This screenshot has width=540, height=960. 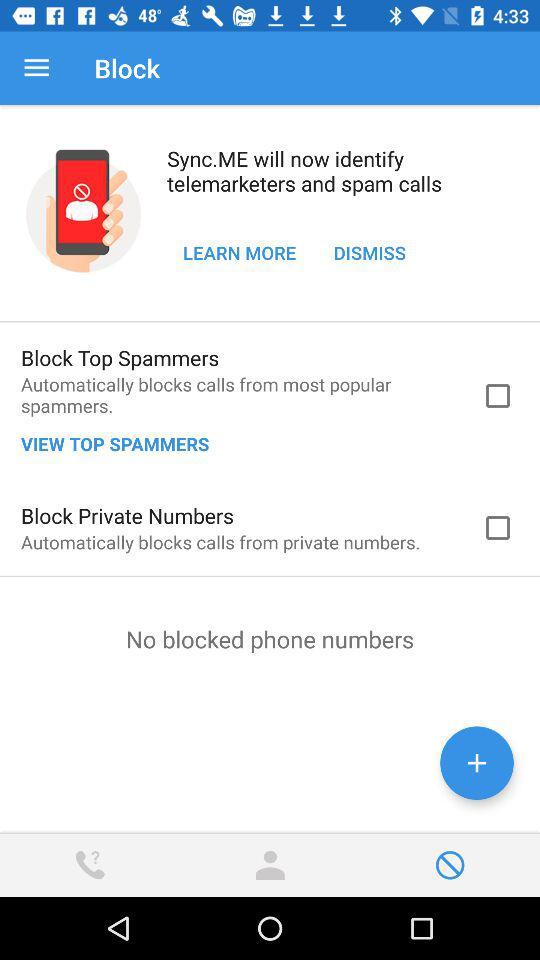 I want to click on learn more icon, so click(x=239, y=251).